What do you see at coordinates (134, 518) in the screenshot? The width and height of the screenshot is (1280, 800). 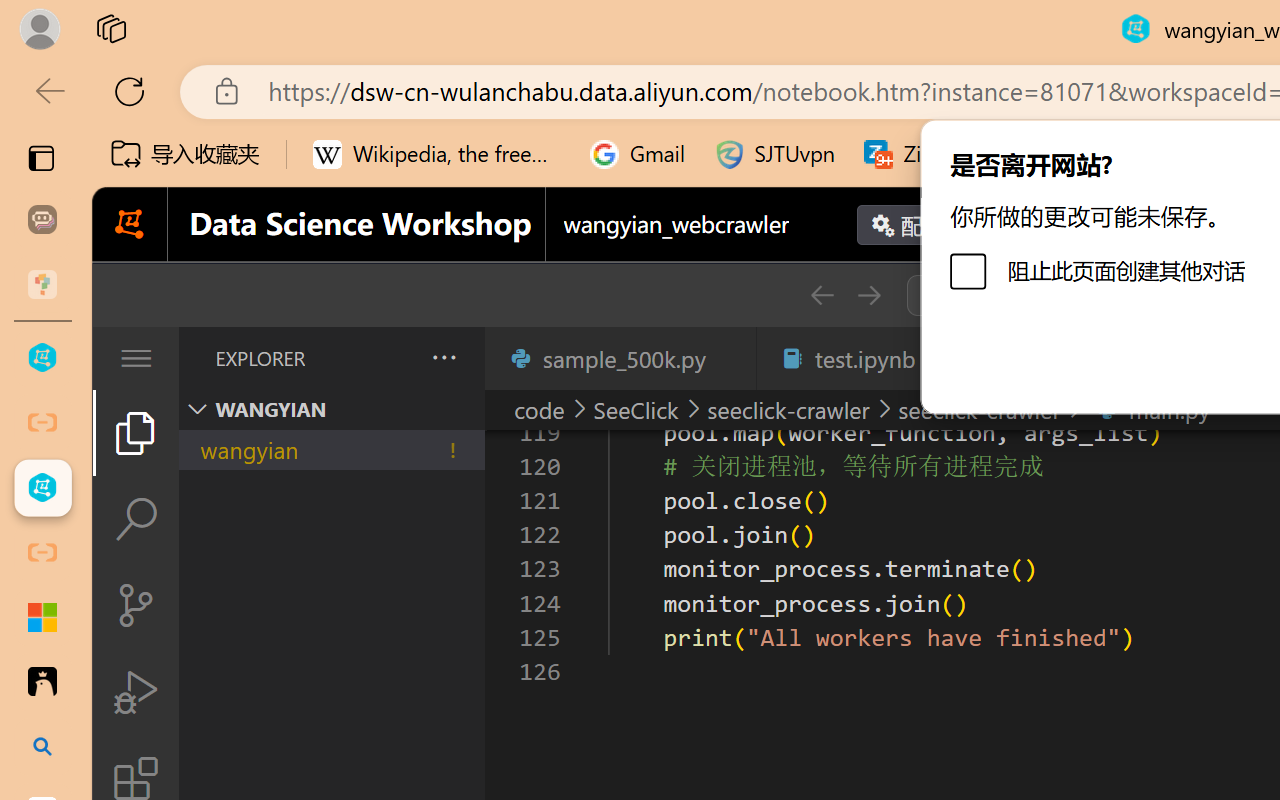 I see `'Search (Ctrl+Shift+F)'` at bounding box center [134, 518].